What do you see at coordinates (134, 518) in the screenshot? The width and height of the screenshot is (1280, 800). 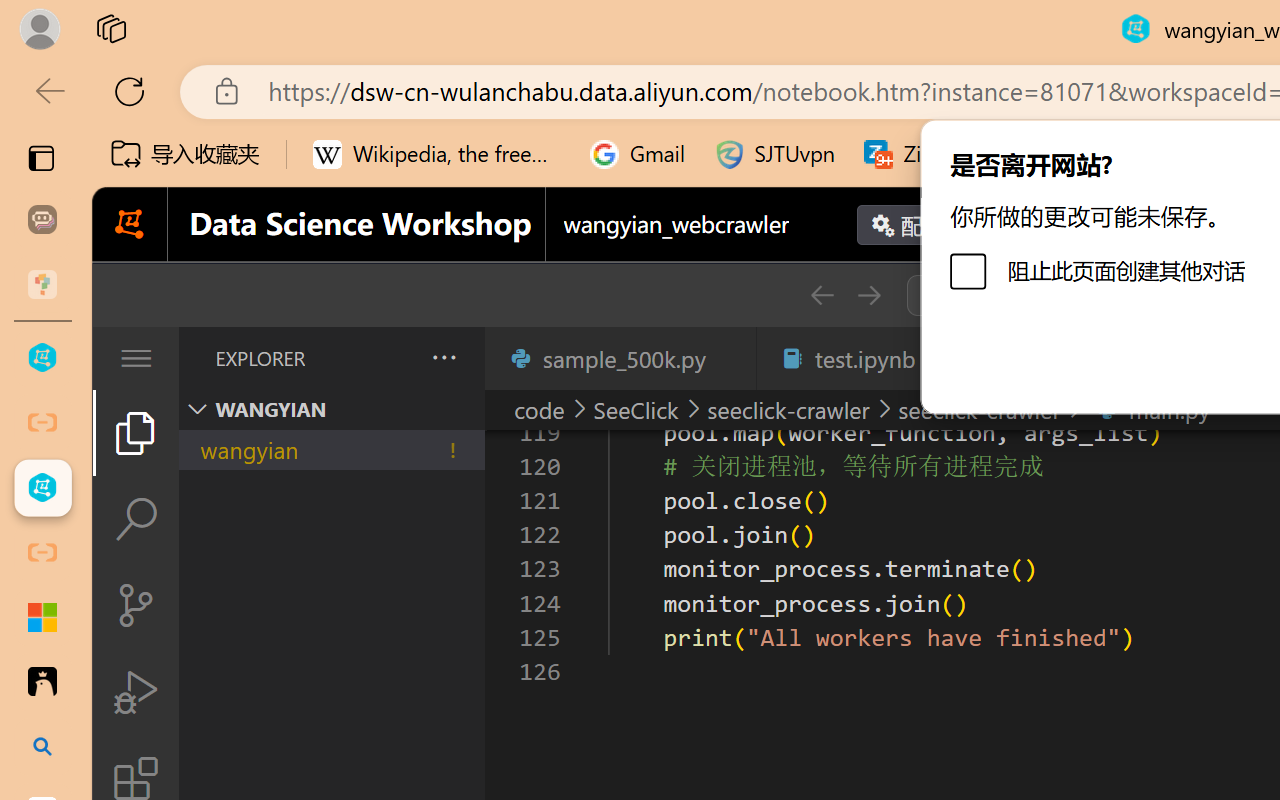 I see `'Search (Ctrl+Shift+F)'` at bounding box center [134, 518].